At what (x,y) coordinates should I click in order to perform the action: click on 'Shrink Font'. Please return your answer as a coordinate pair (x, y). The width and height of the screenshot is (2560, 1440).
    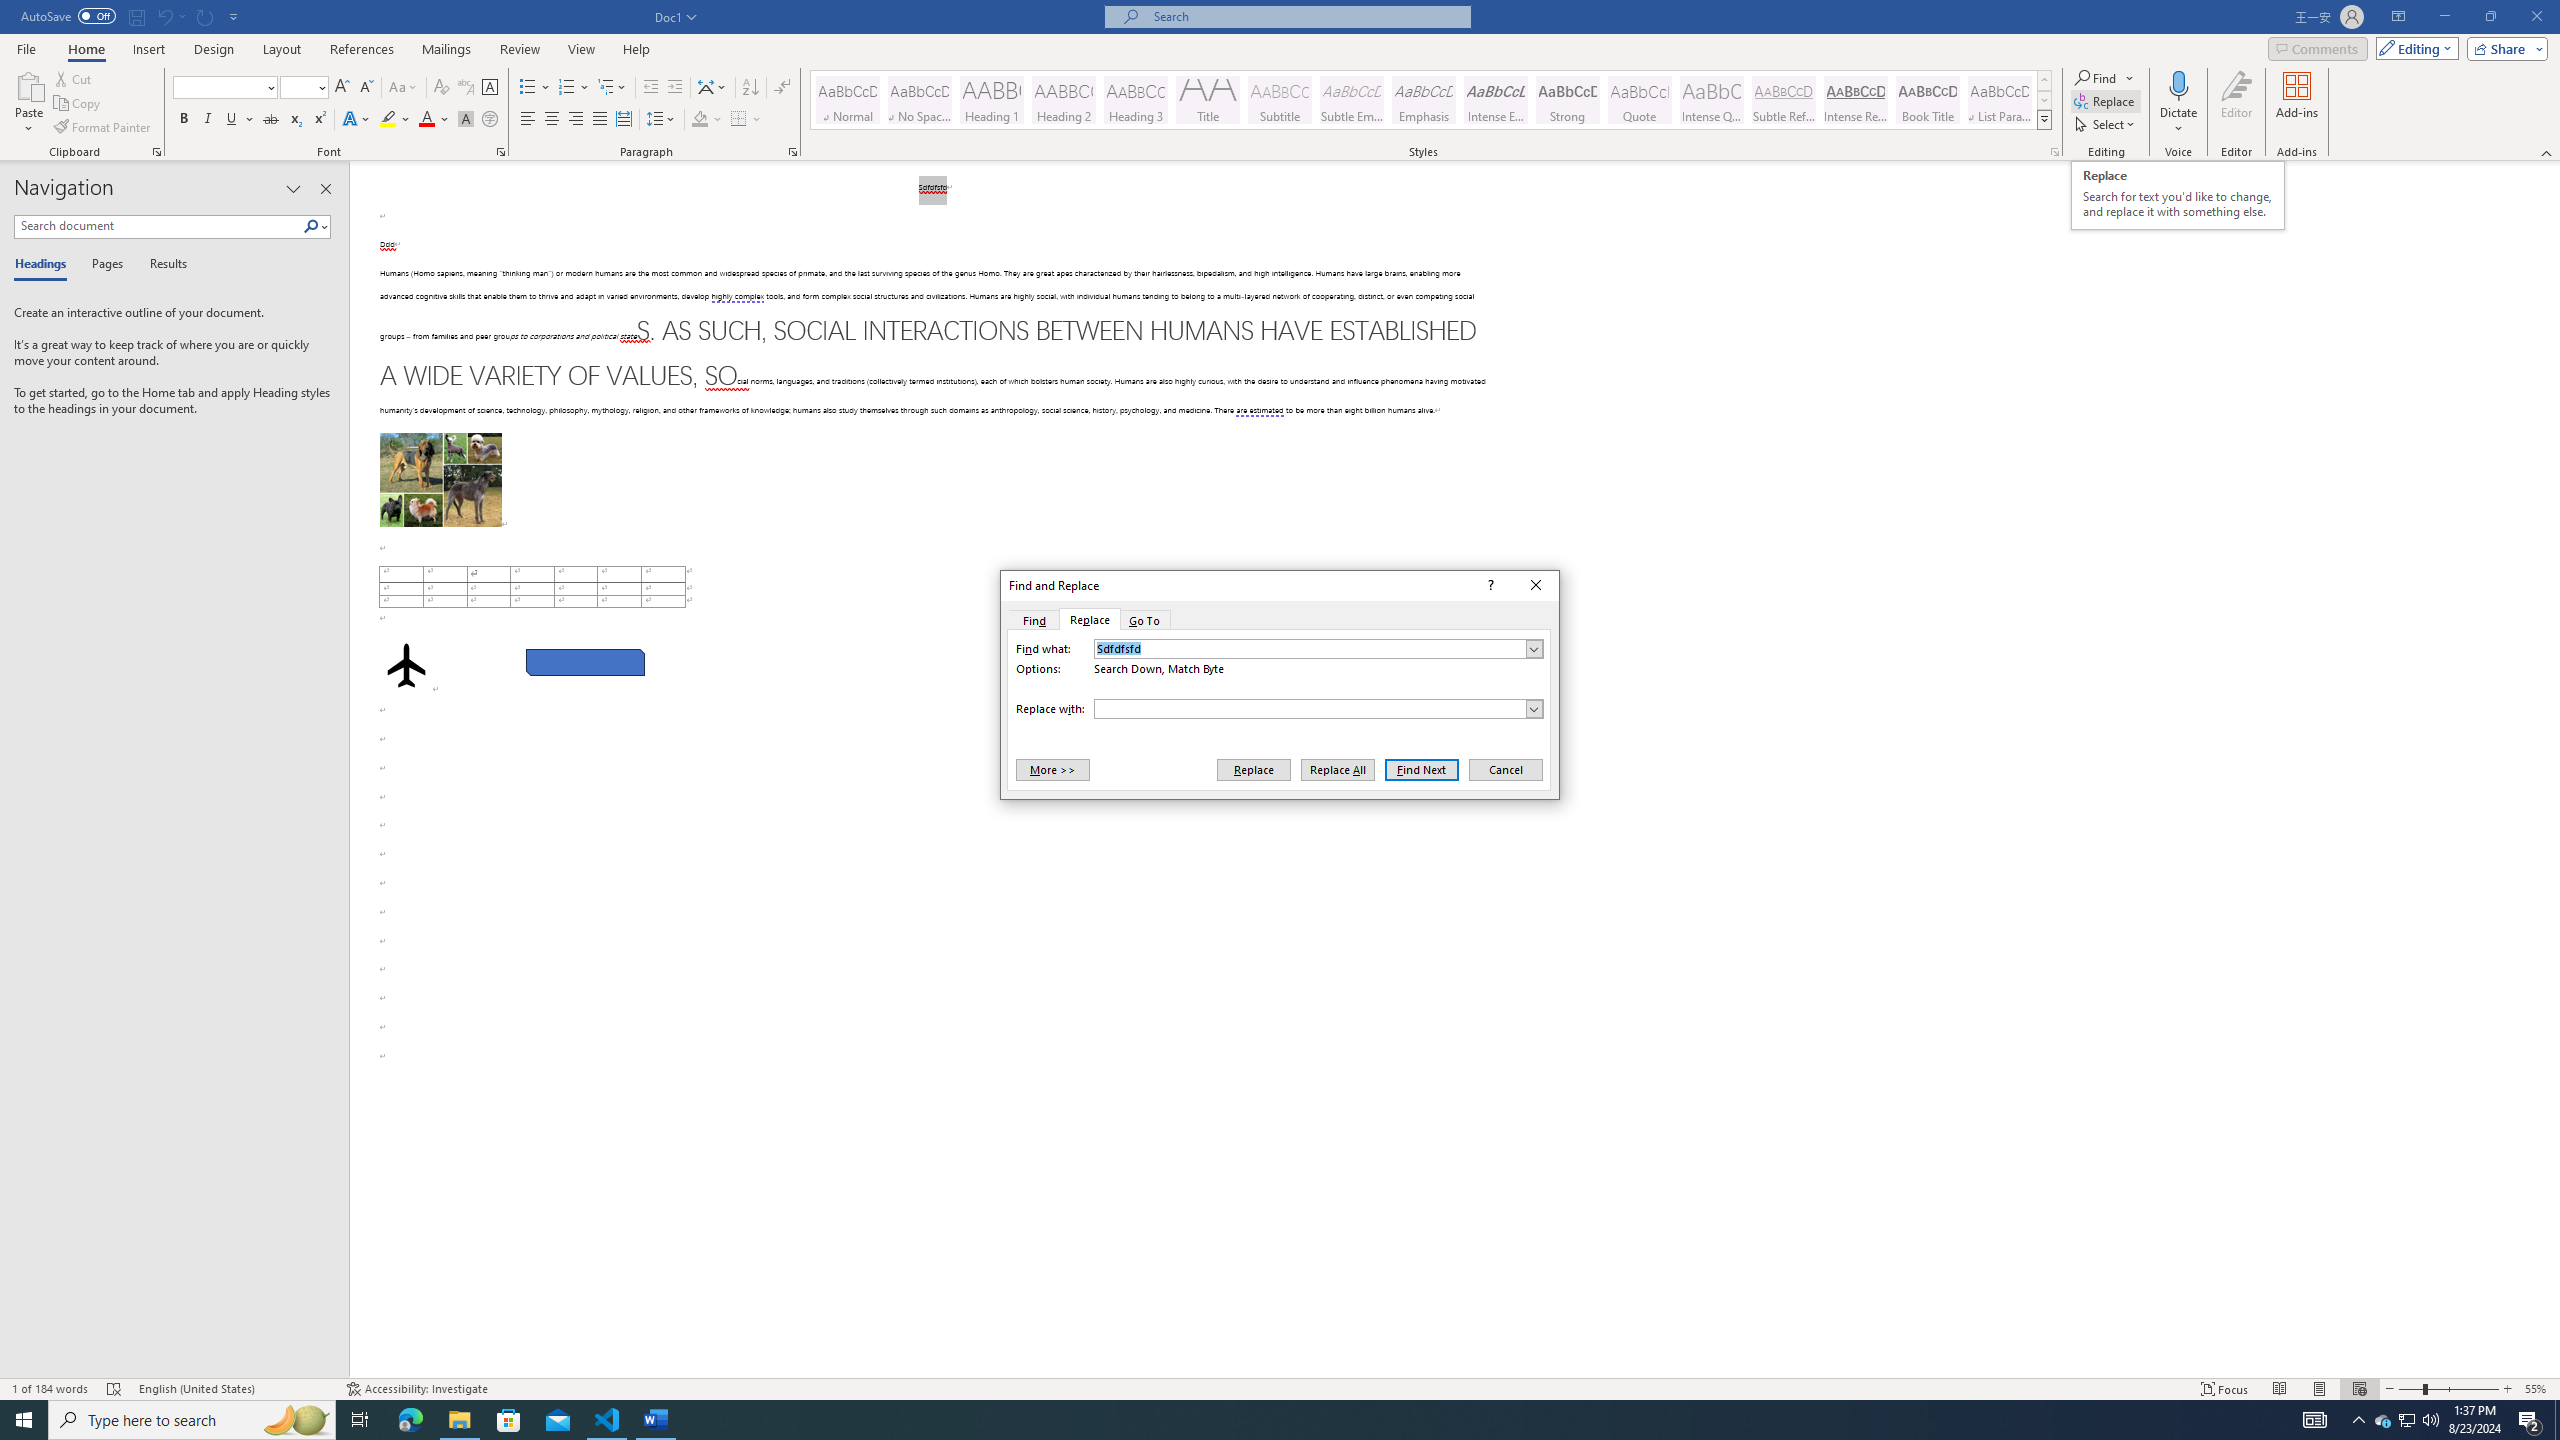
    Looking at the image, I should click on (366, 87).